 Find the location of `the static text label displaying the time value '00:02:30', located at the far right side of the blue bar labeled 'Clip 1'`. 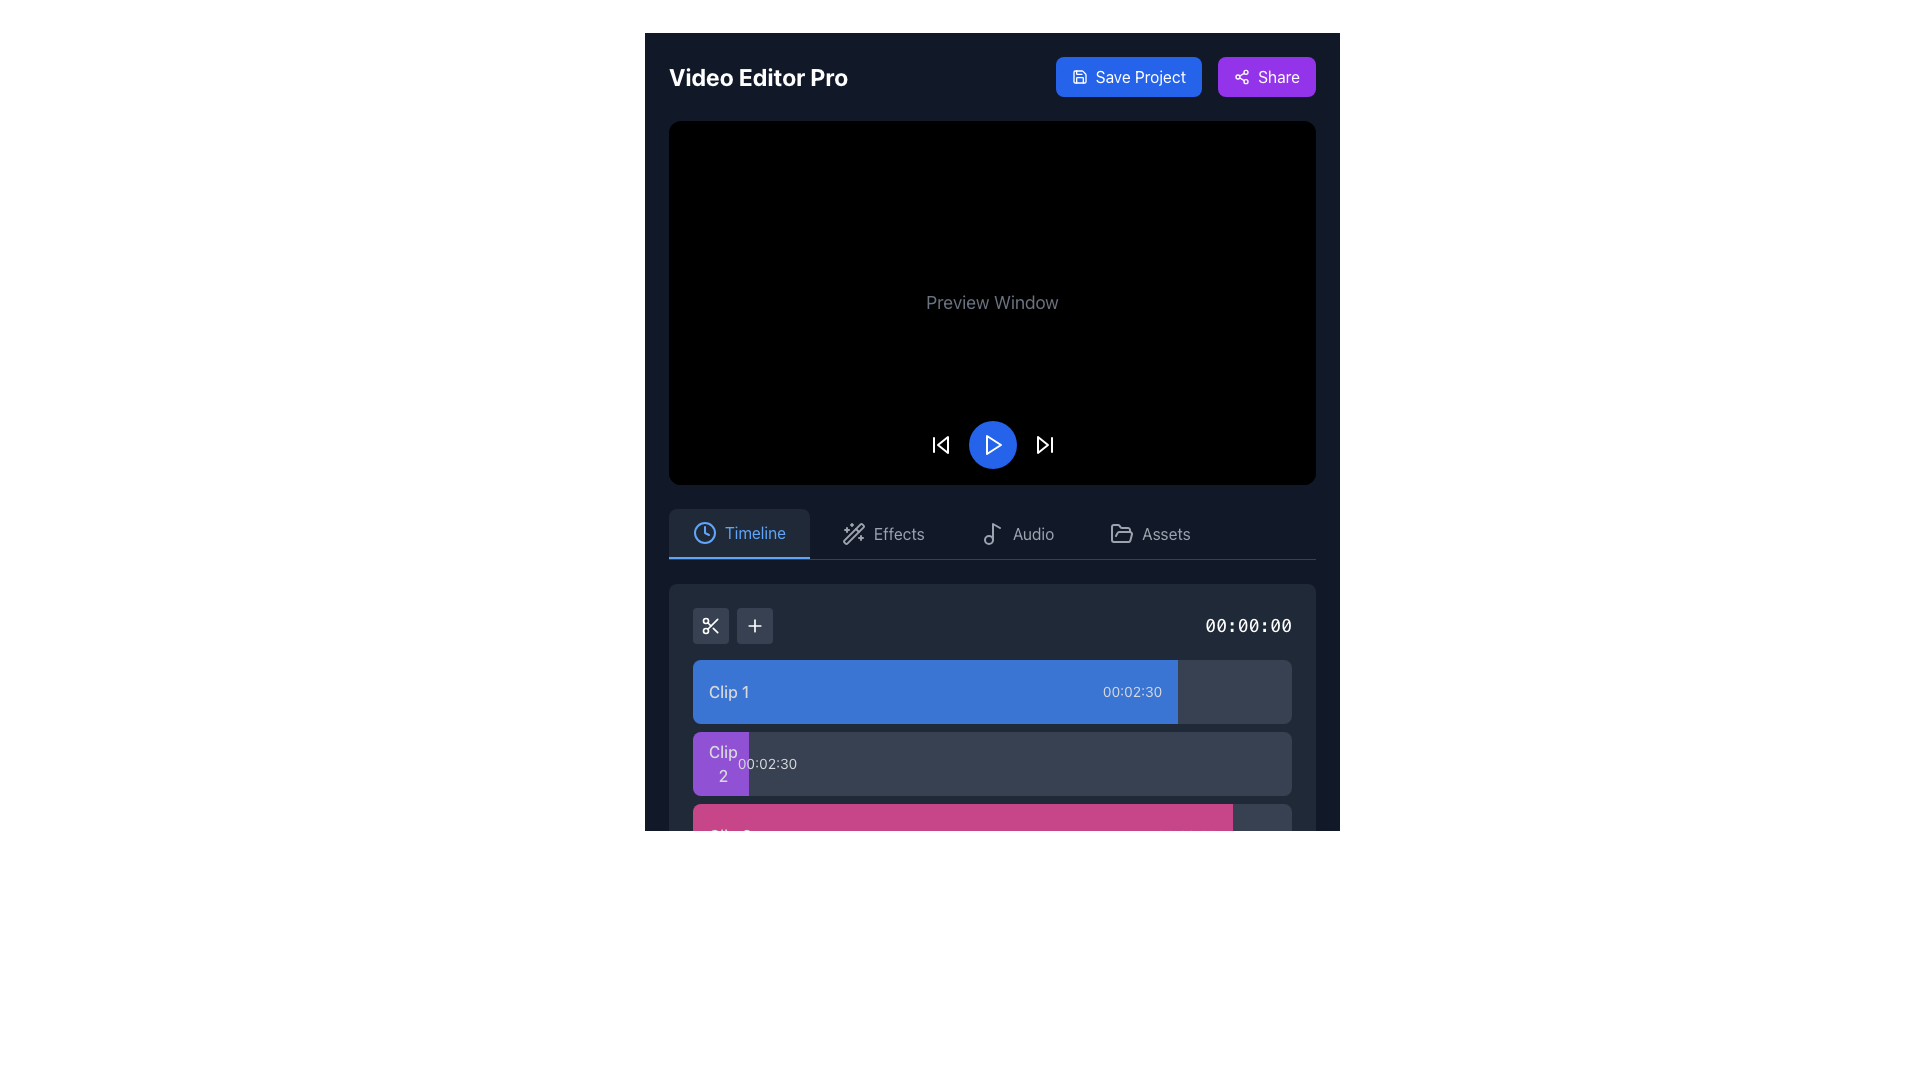

the static text label displaying the time value '00:02:30', located at the far right side of the blue bar labeled 'Clip 1' is located at coordinates (1132, 690).